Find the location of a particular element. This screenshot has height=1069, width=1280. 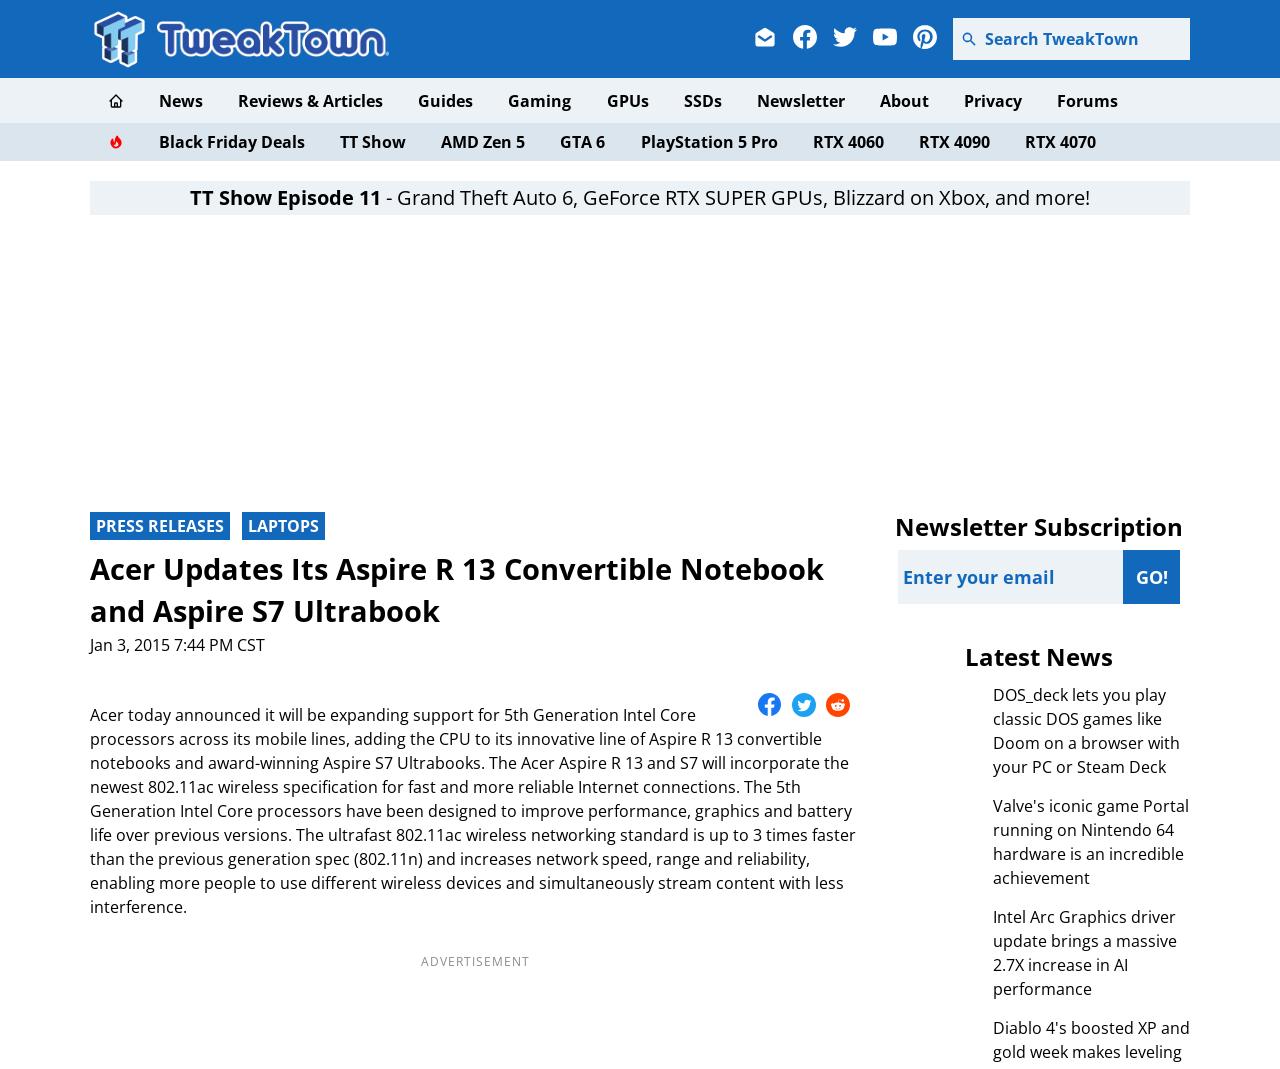

'Intel Arc Graphics driver update brings a massive 2.7X increase in AI performance' is located at coordinates (1083, 952).